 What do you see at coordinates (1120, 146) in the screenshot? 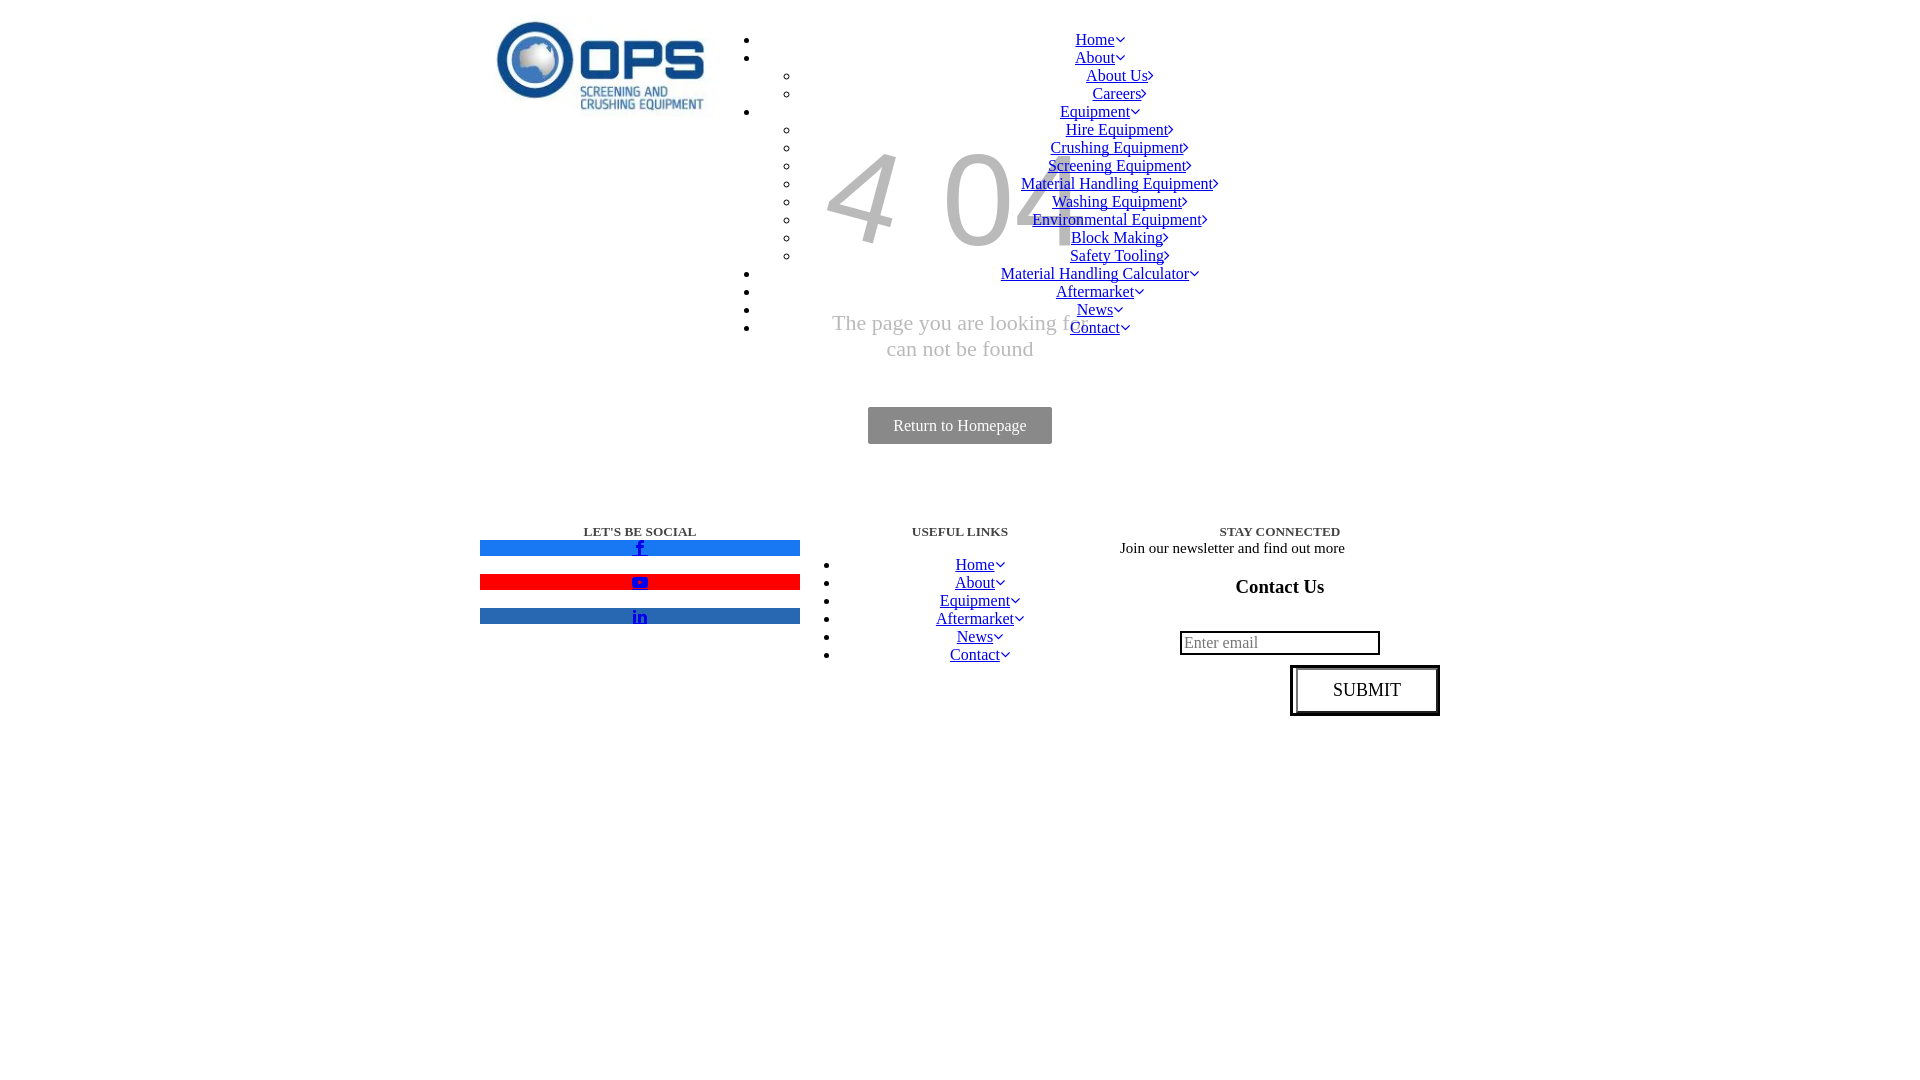
I see `'Crushing Equipment'` at bounding box center [1120, 146].